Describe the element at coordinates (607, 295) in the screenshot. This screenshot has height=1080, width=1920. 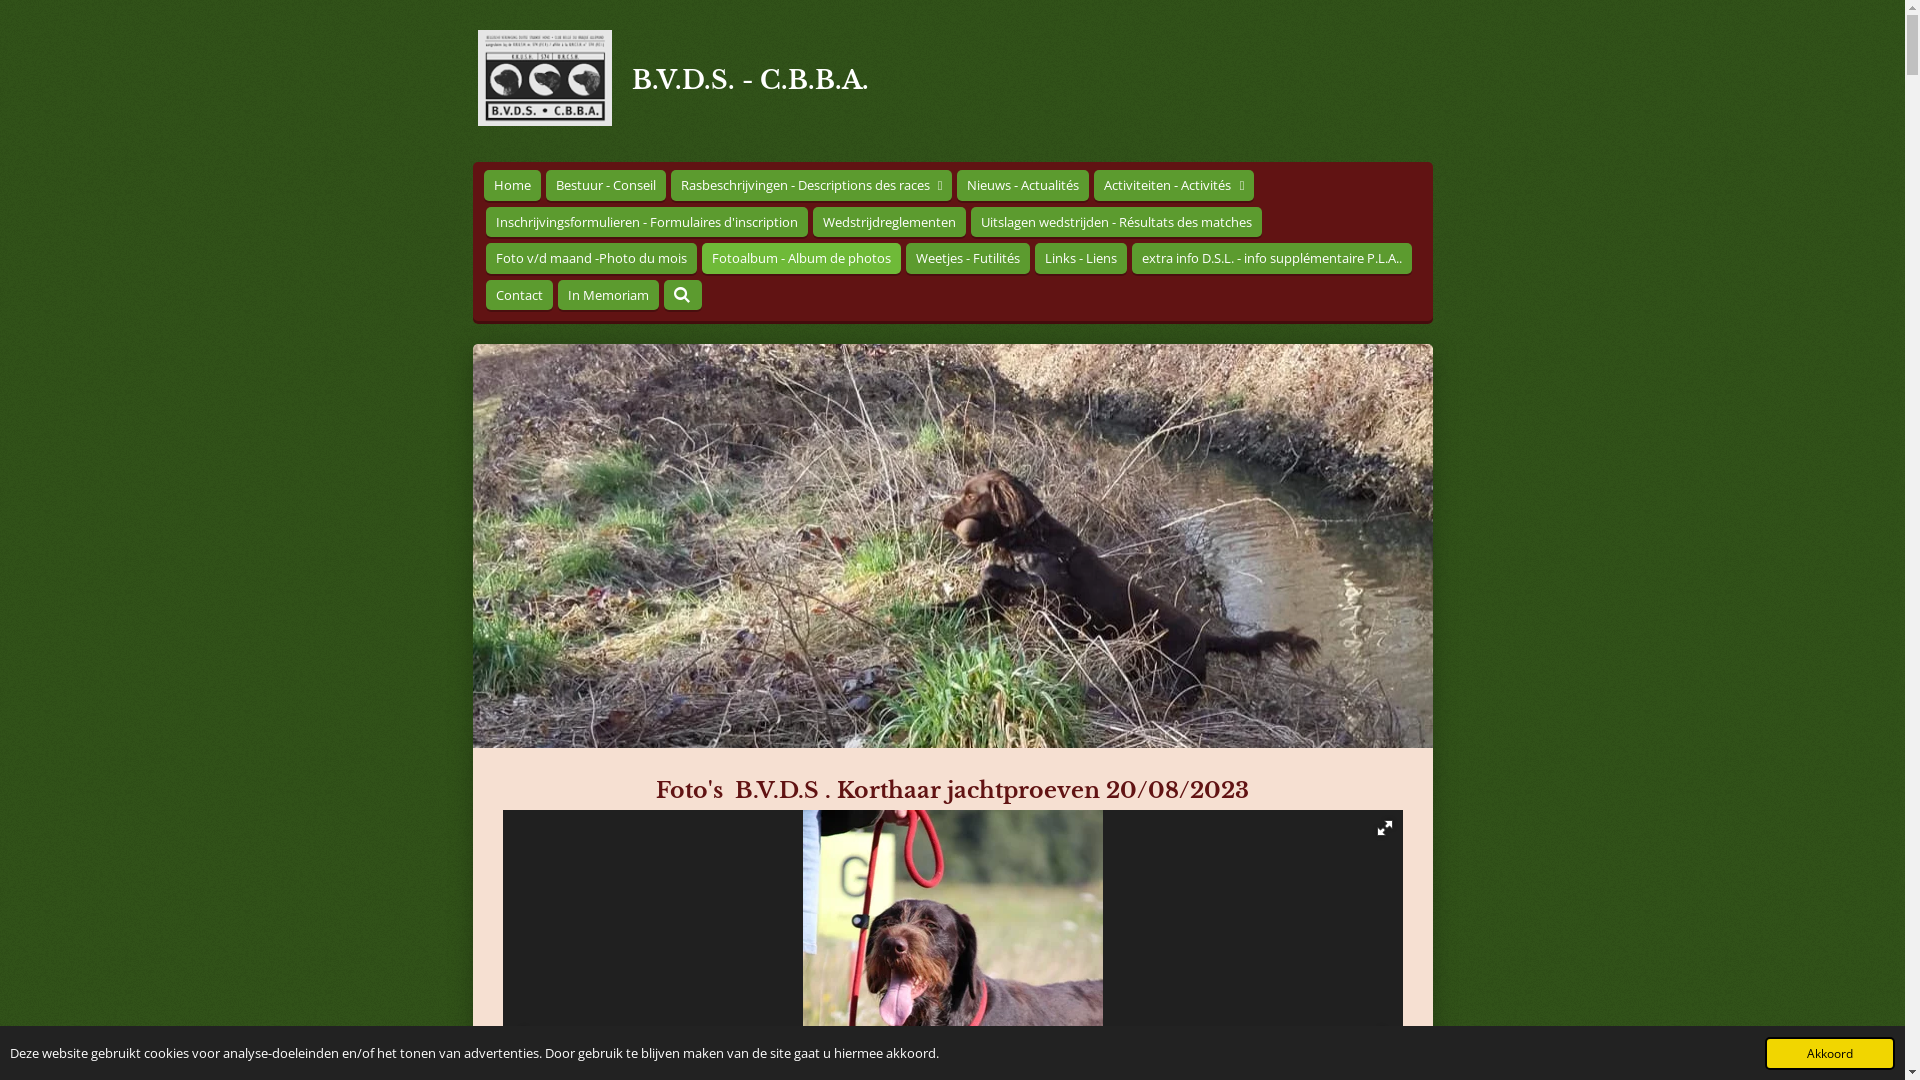
I see `'In Memoriam'` at that location.